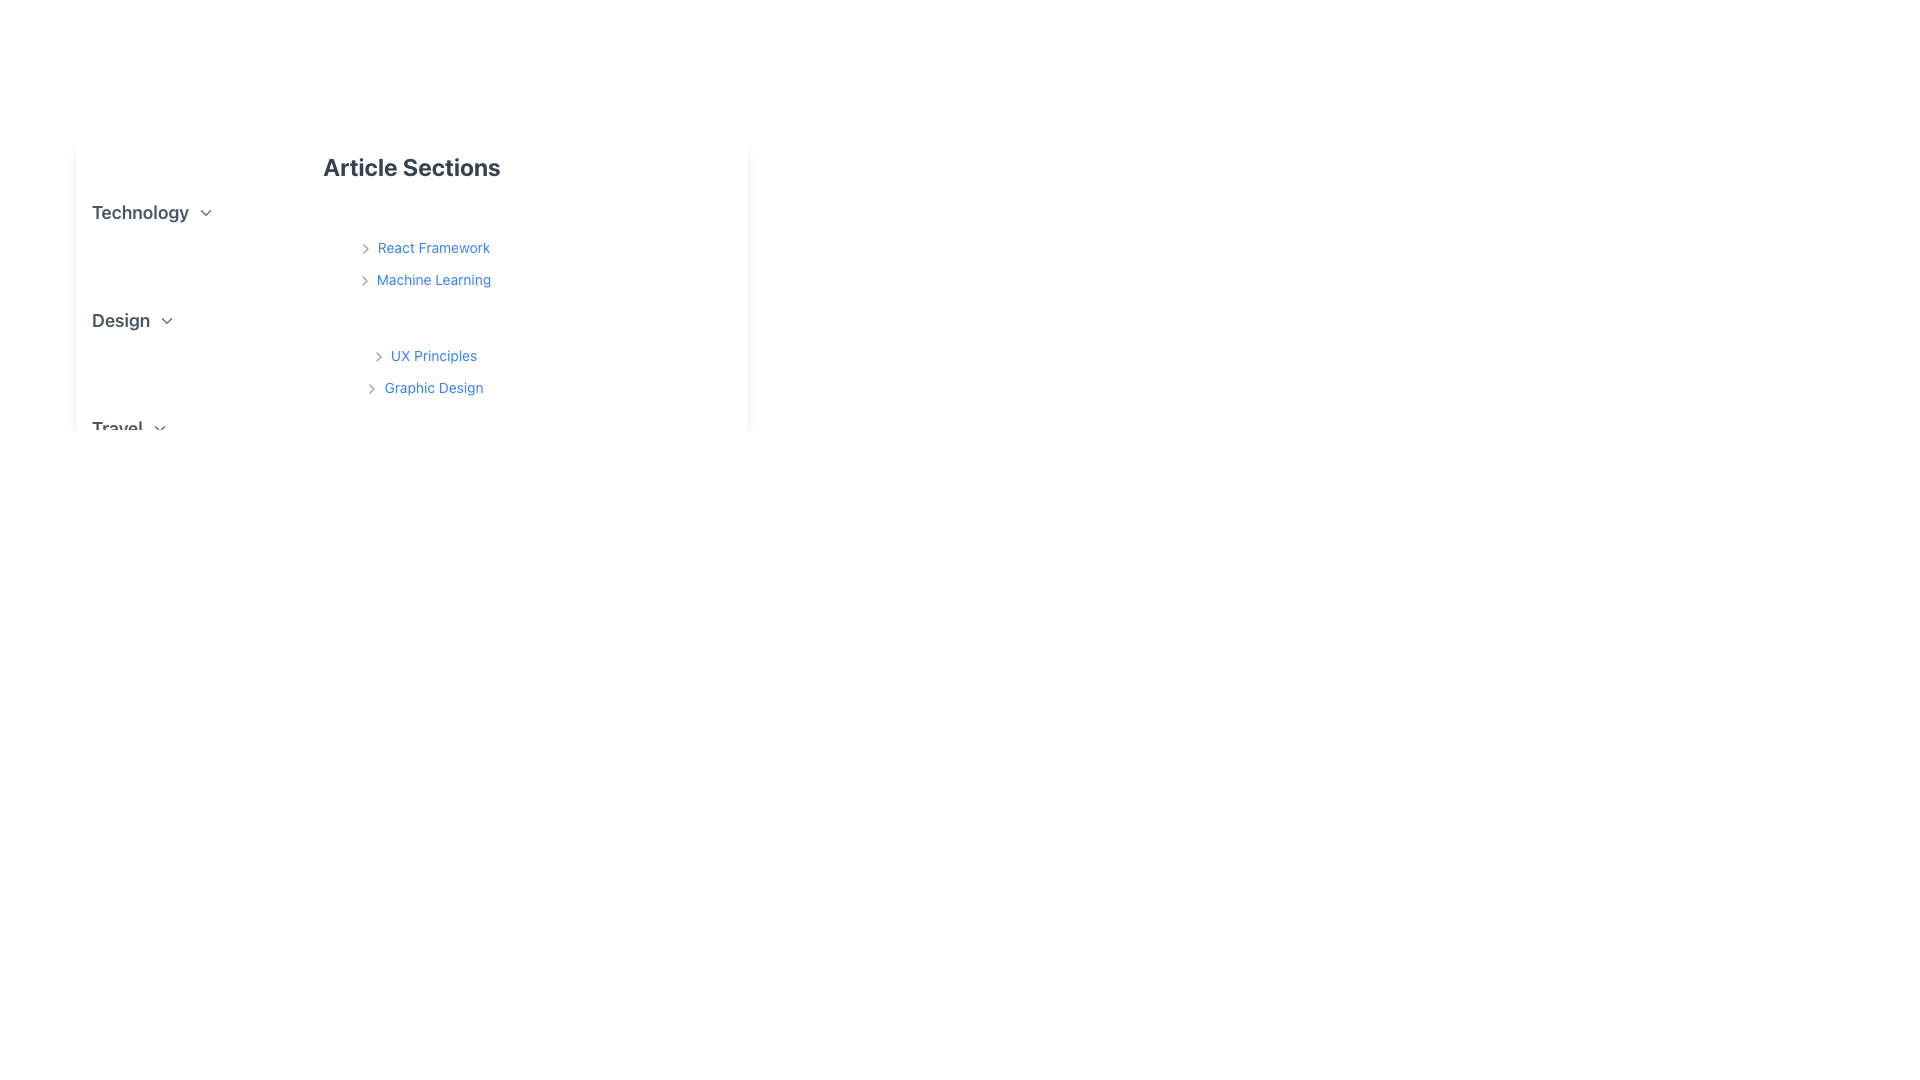  Describe the element at coordinates (411, 244) in the screenshot. I see `the Interactive List element containing the links 'React Framework' and 'Machine Learning', located under the 'Technology' section` at that location.